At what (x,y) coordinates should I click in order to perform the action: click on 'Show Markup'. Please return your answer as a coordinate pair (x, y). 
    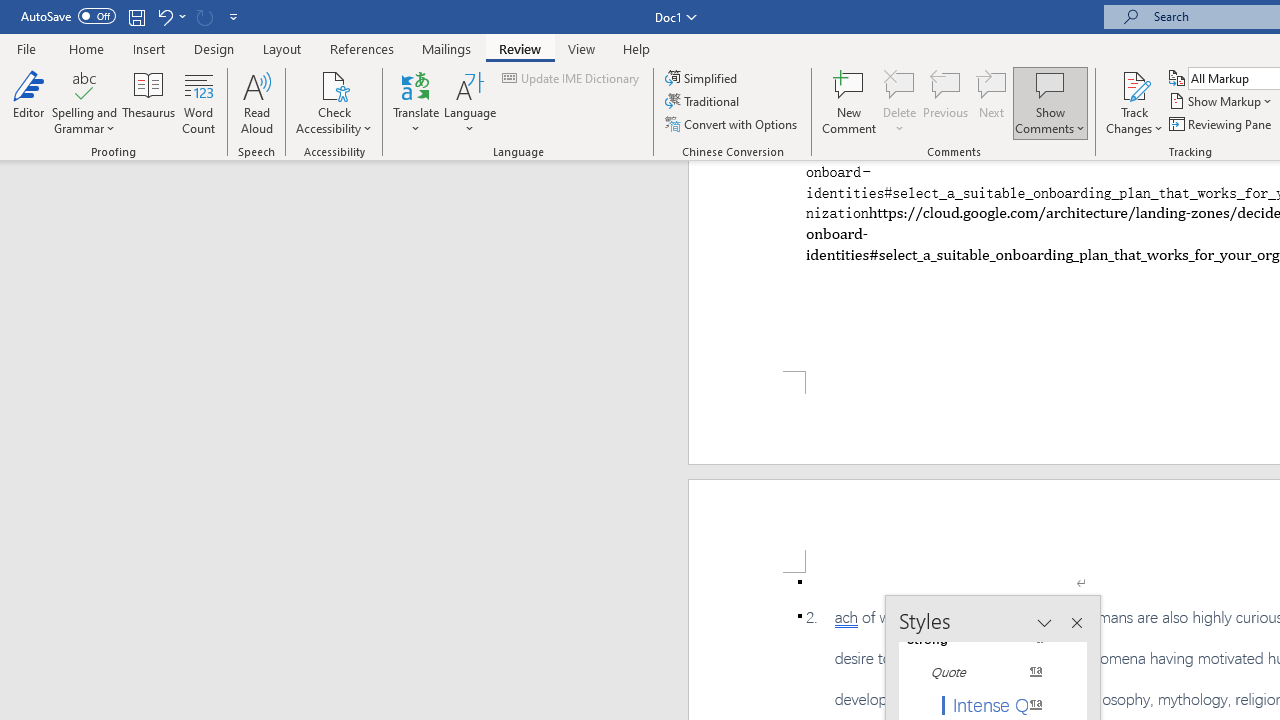
    Looking at the image, I should click on (1221, 101).